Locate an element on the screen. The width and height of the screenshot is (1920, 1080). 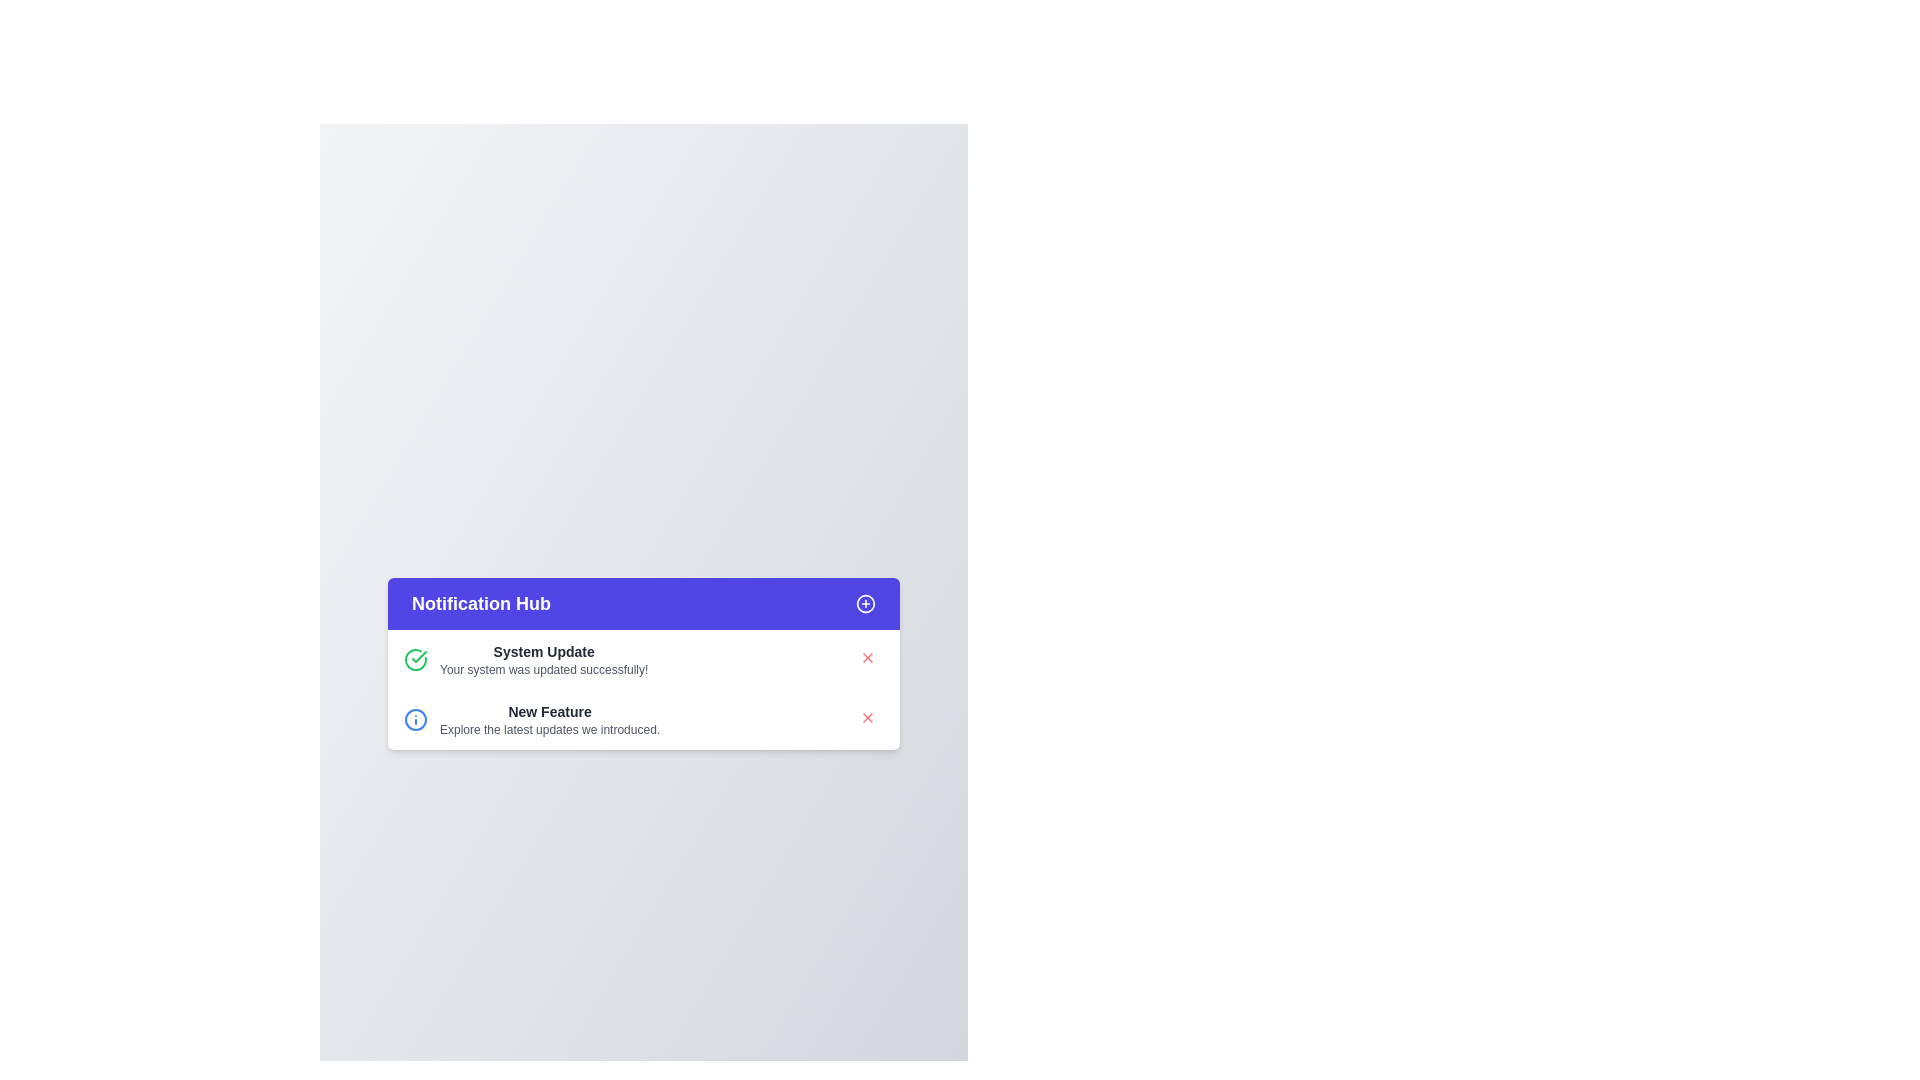
the 'System Update' text label in the Notification Hub to check for the tooltip or highlight effect is located at coordinates (544, 651).